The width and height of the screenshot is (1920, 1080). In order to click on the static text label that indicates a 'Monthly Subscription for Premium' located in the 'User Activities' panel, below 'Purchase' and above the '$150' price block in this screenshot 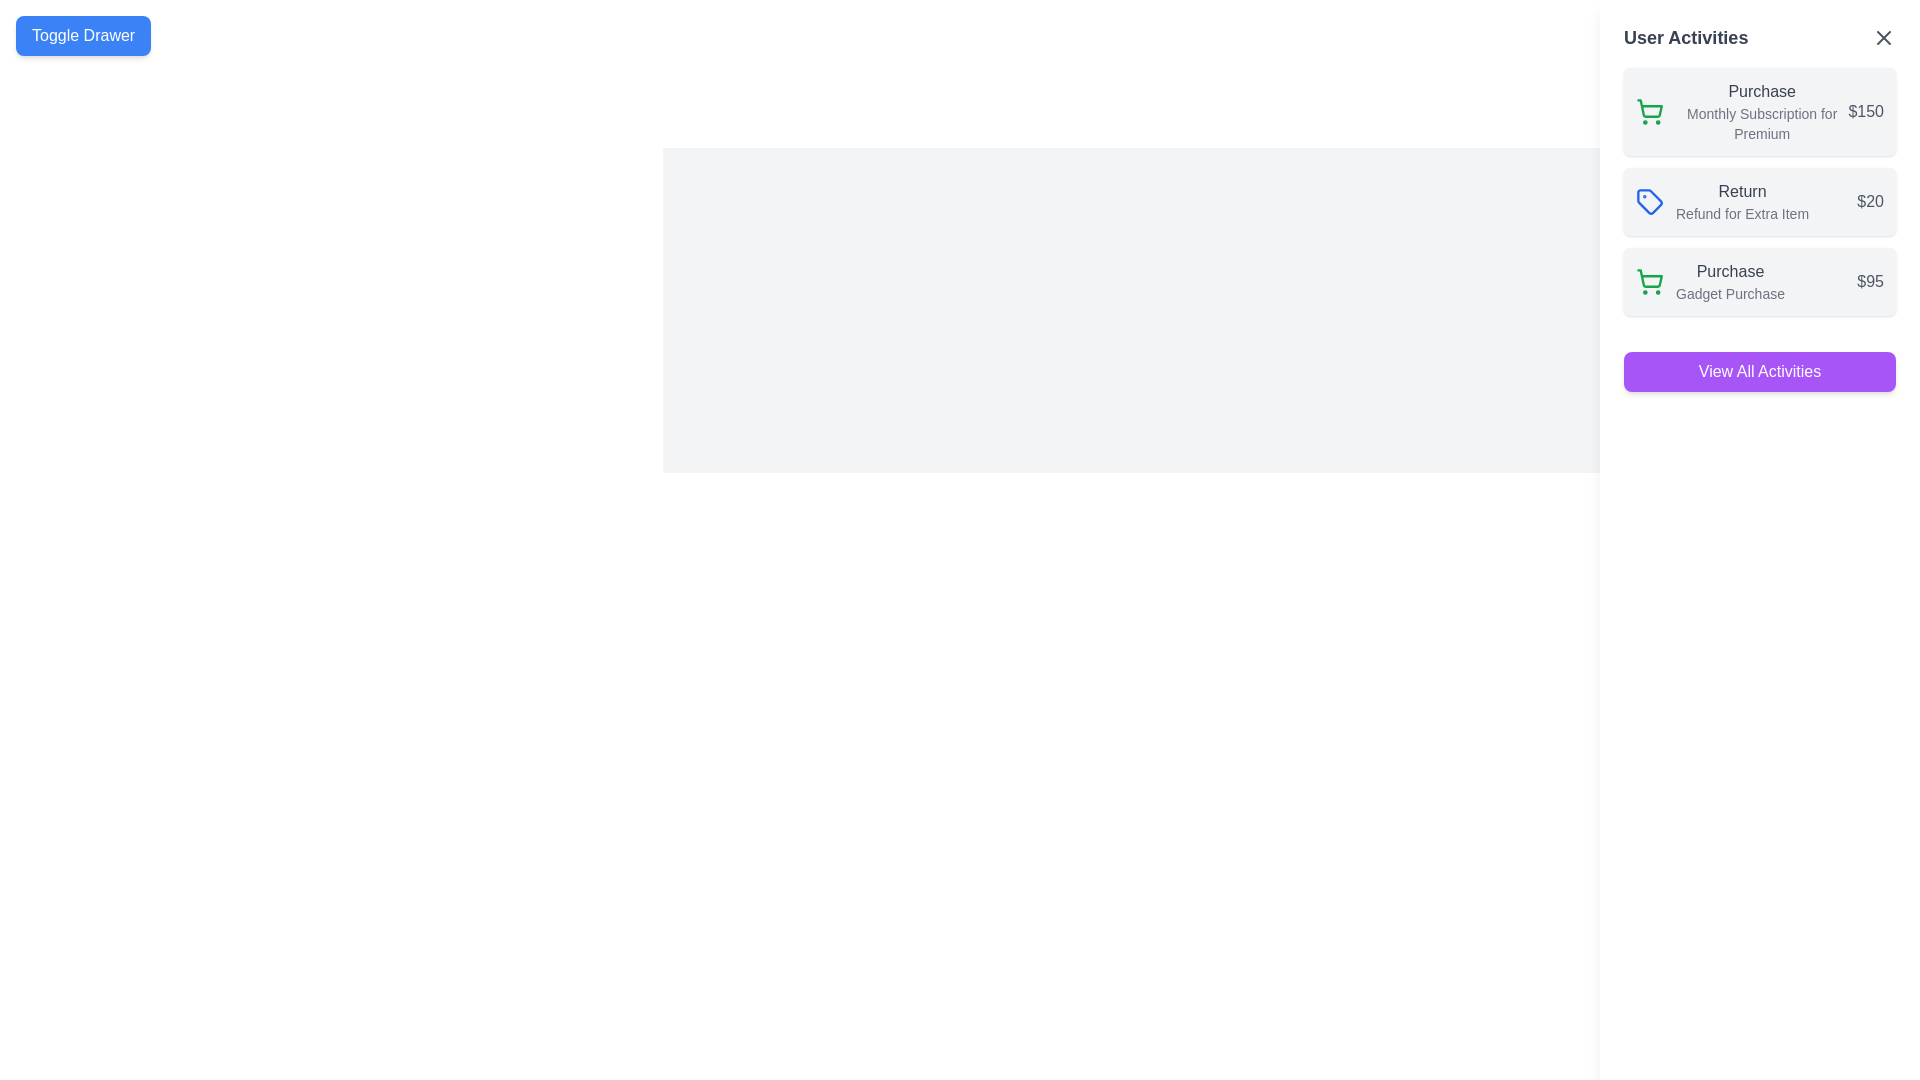, I will do `click(1762, 123)`.